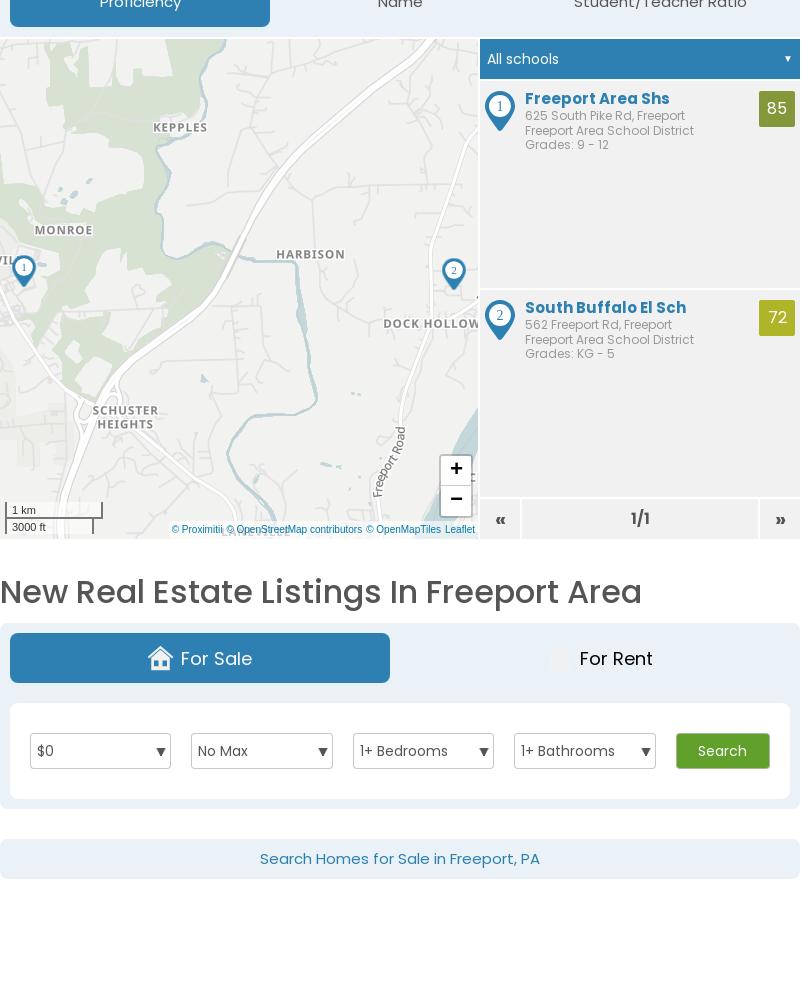 The height and width of the screenshot is (995, 812). I want to click on 'Grades: KG - 5', so click(525, 351).